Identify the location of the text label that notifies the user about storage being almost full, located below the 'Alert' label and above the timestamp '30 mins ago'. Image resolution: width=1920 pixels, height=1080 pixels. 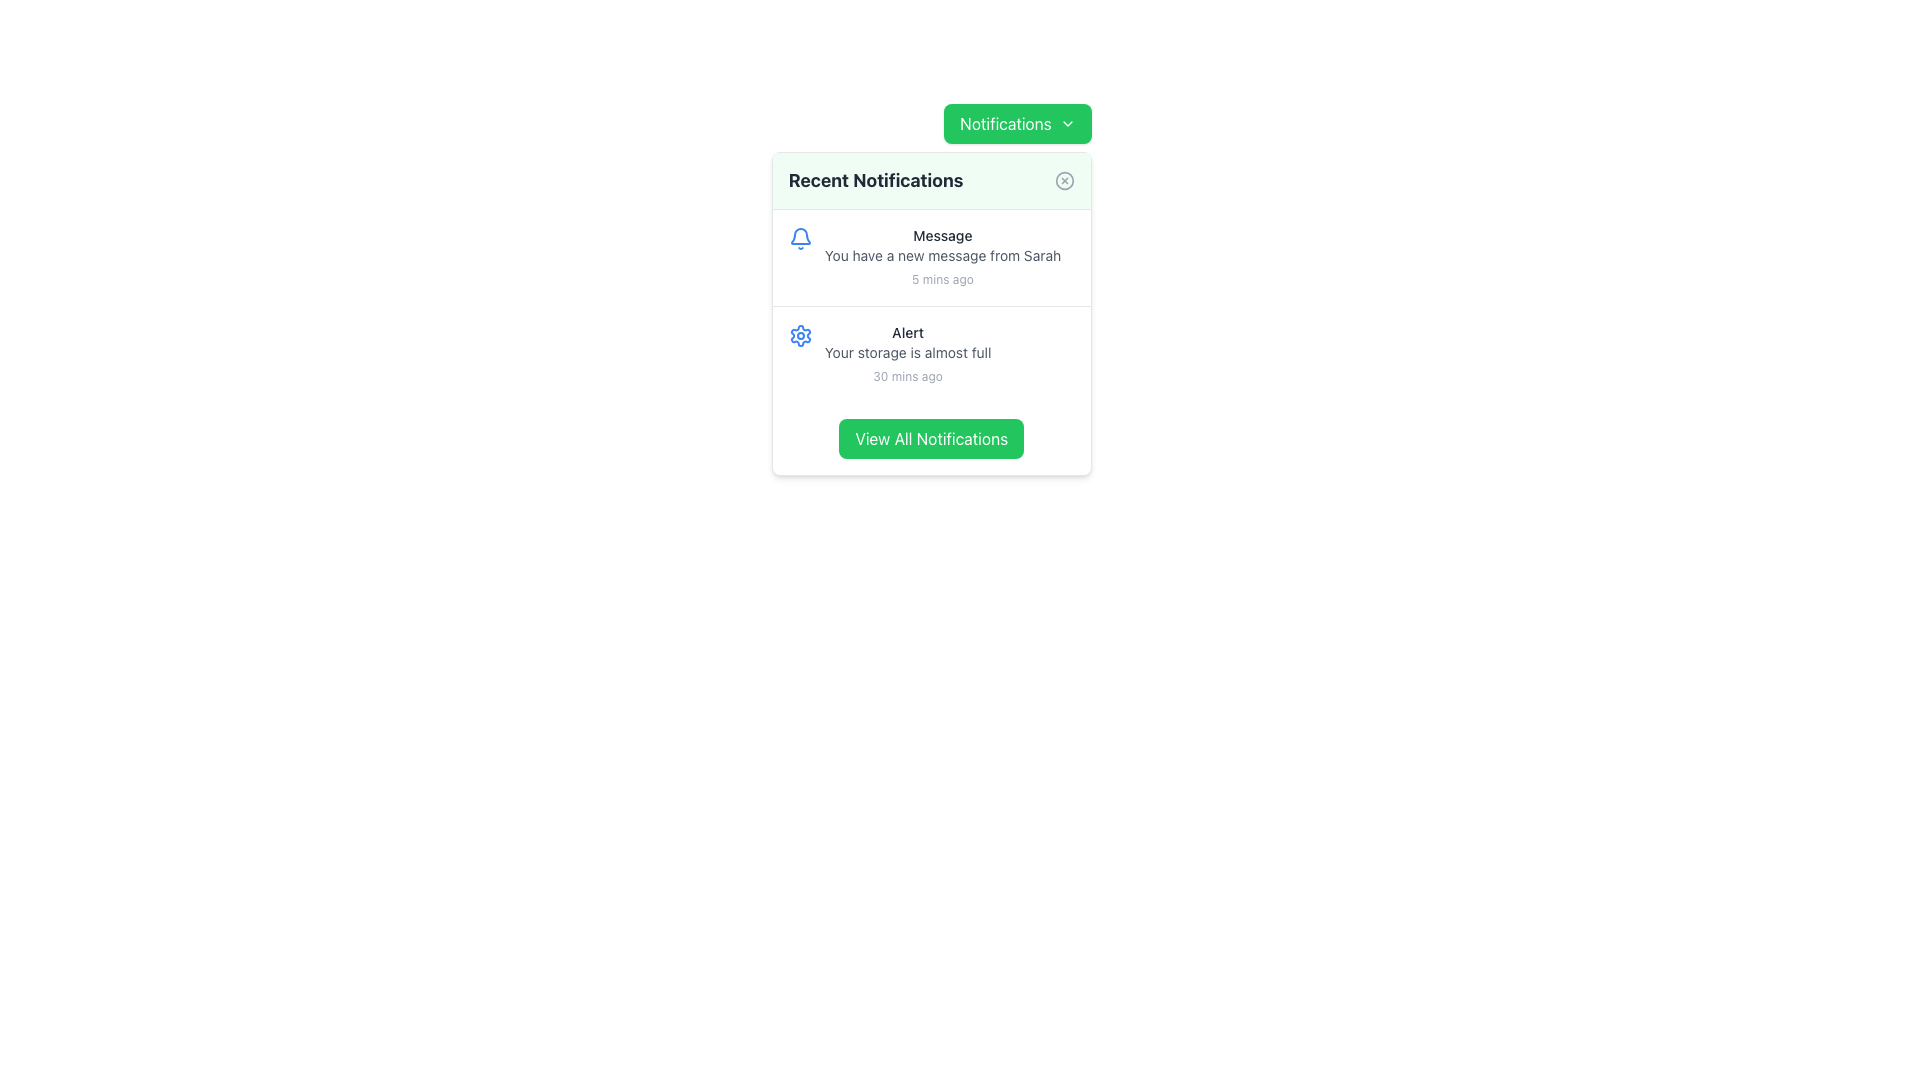
(907, 352).